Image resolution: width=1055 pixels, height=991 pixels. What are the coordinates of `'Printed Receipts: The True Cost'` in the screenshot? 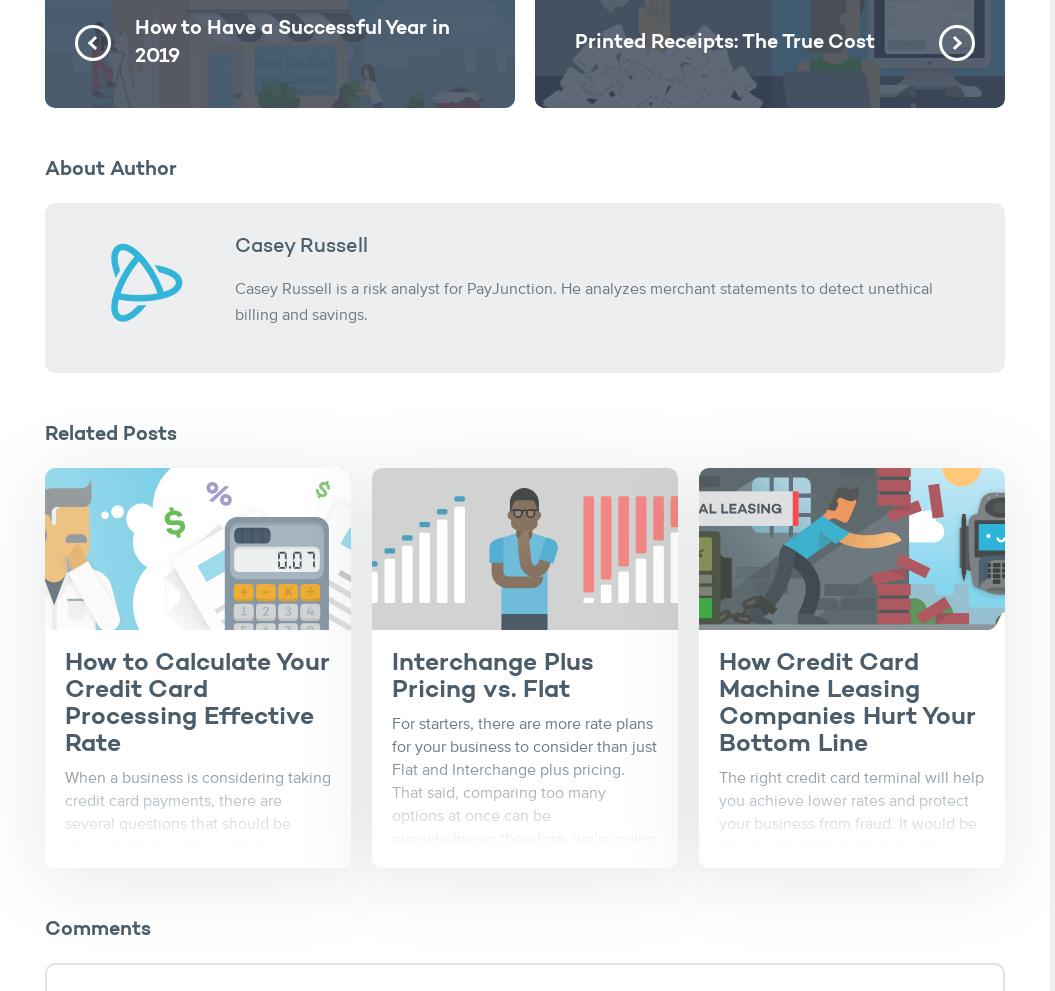 It's located at (724, 42).